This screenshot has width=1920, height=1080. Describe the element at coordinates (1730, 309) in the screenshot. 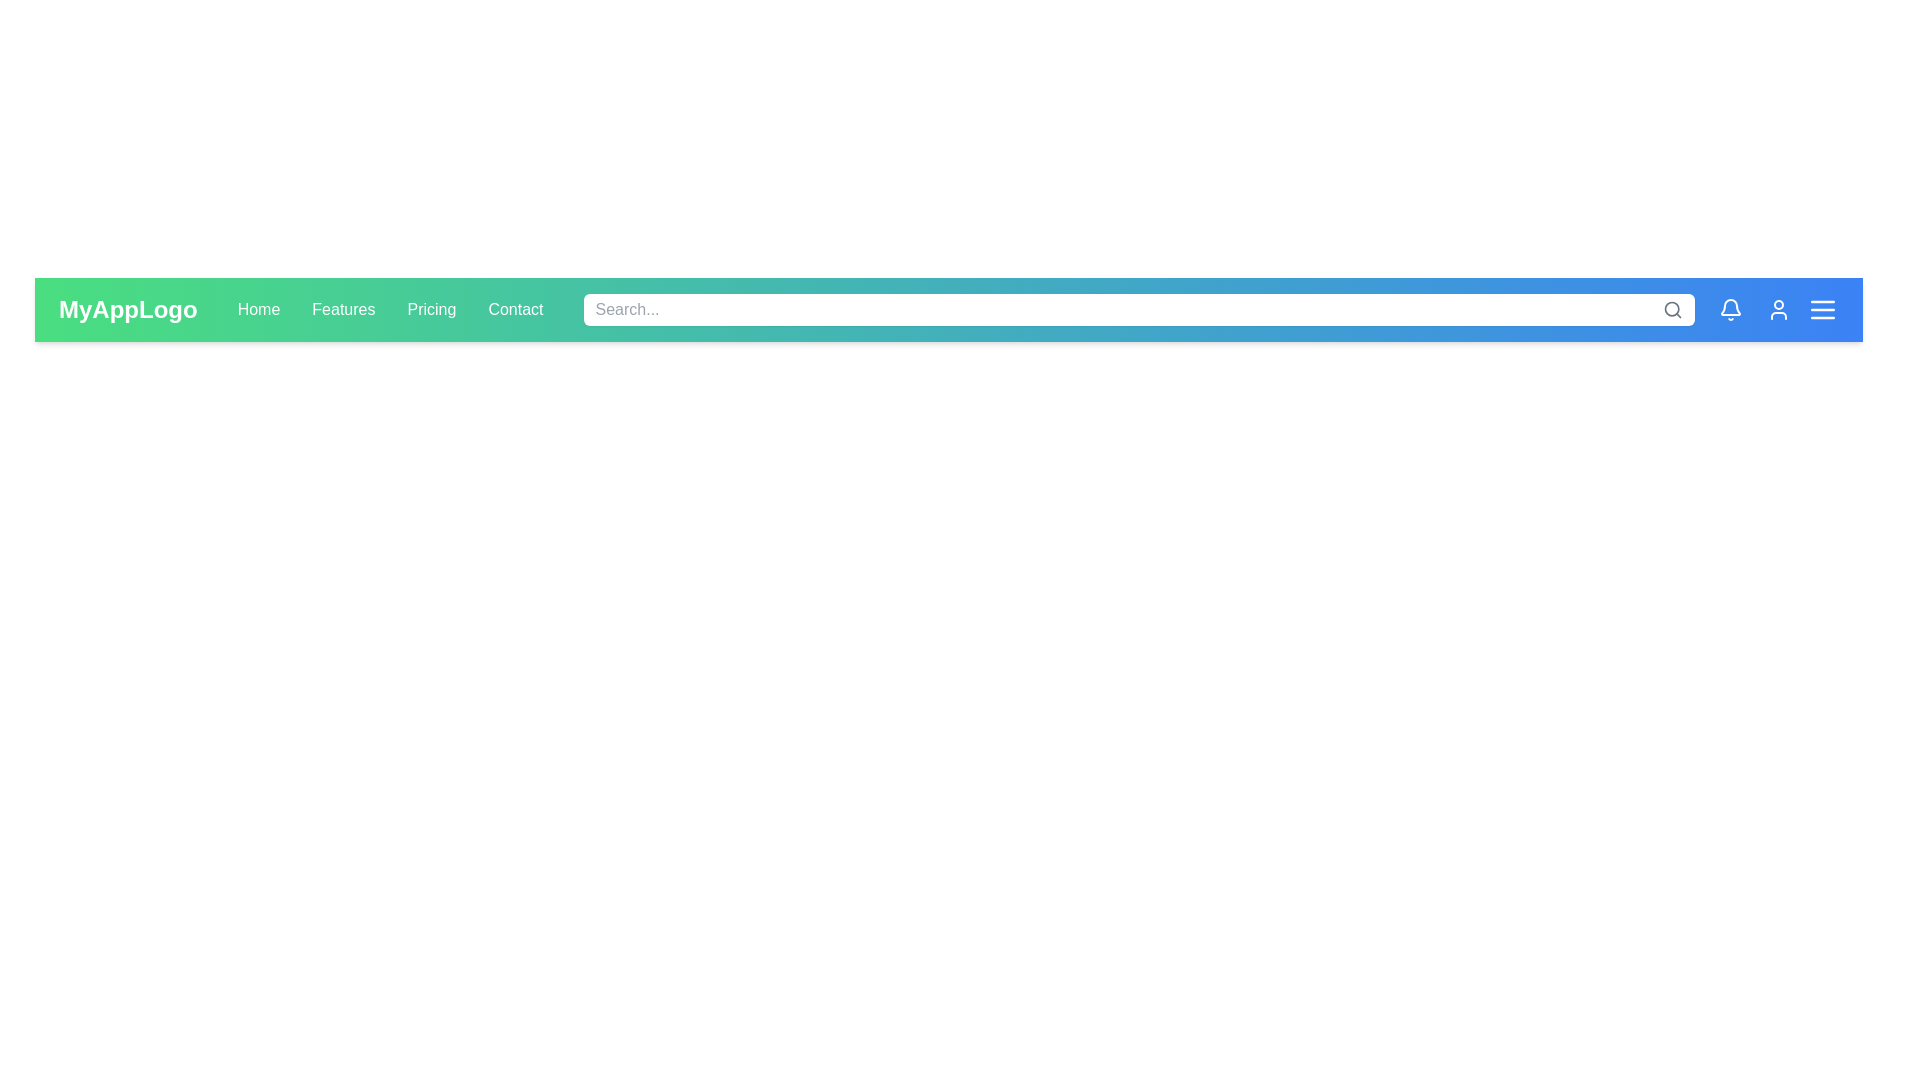

I see `the bell icon located on the right side of the navigation bar, positioned between the search bar and the user profile icon` at that location.